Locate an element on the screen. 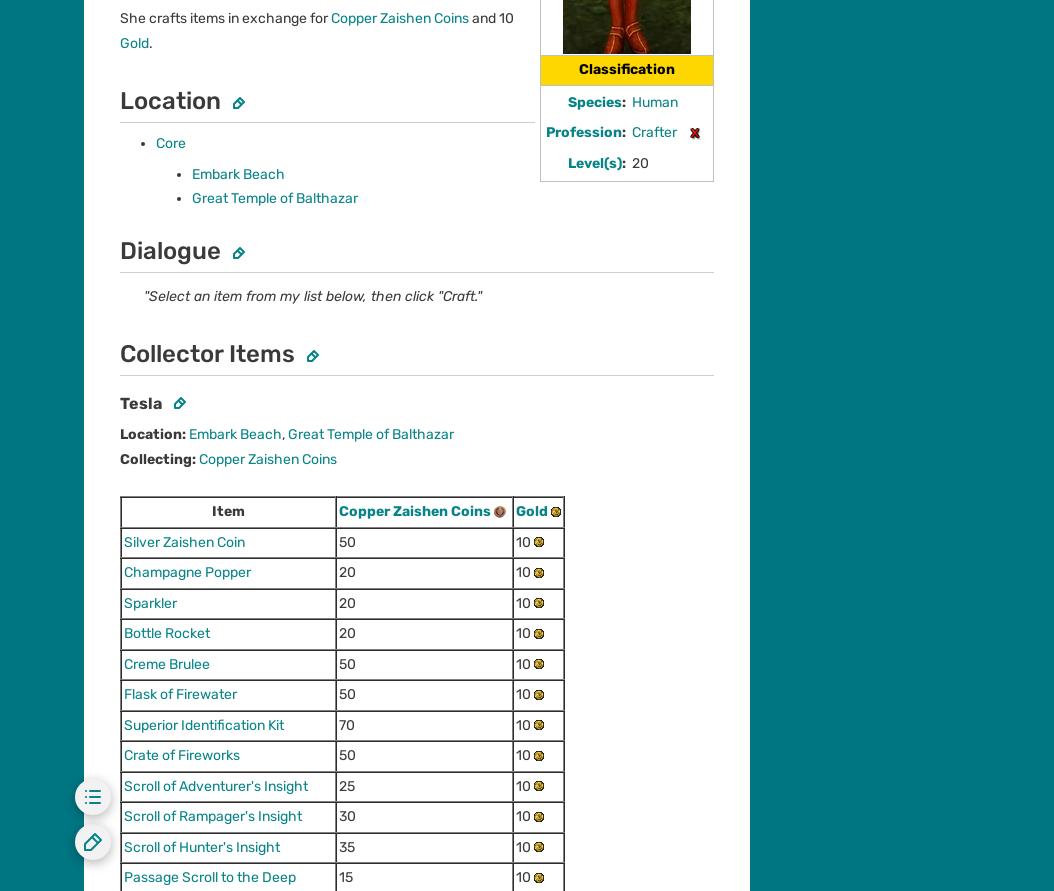 The height and width of the screenshot is (891, 1054). 'Community Central' is located at coordinates (145, 620).